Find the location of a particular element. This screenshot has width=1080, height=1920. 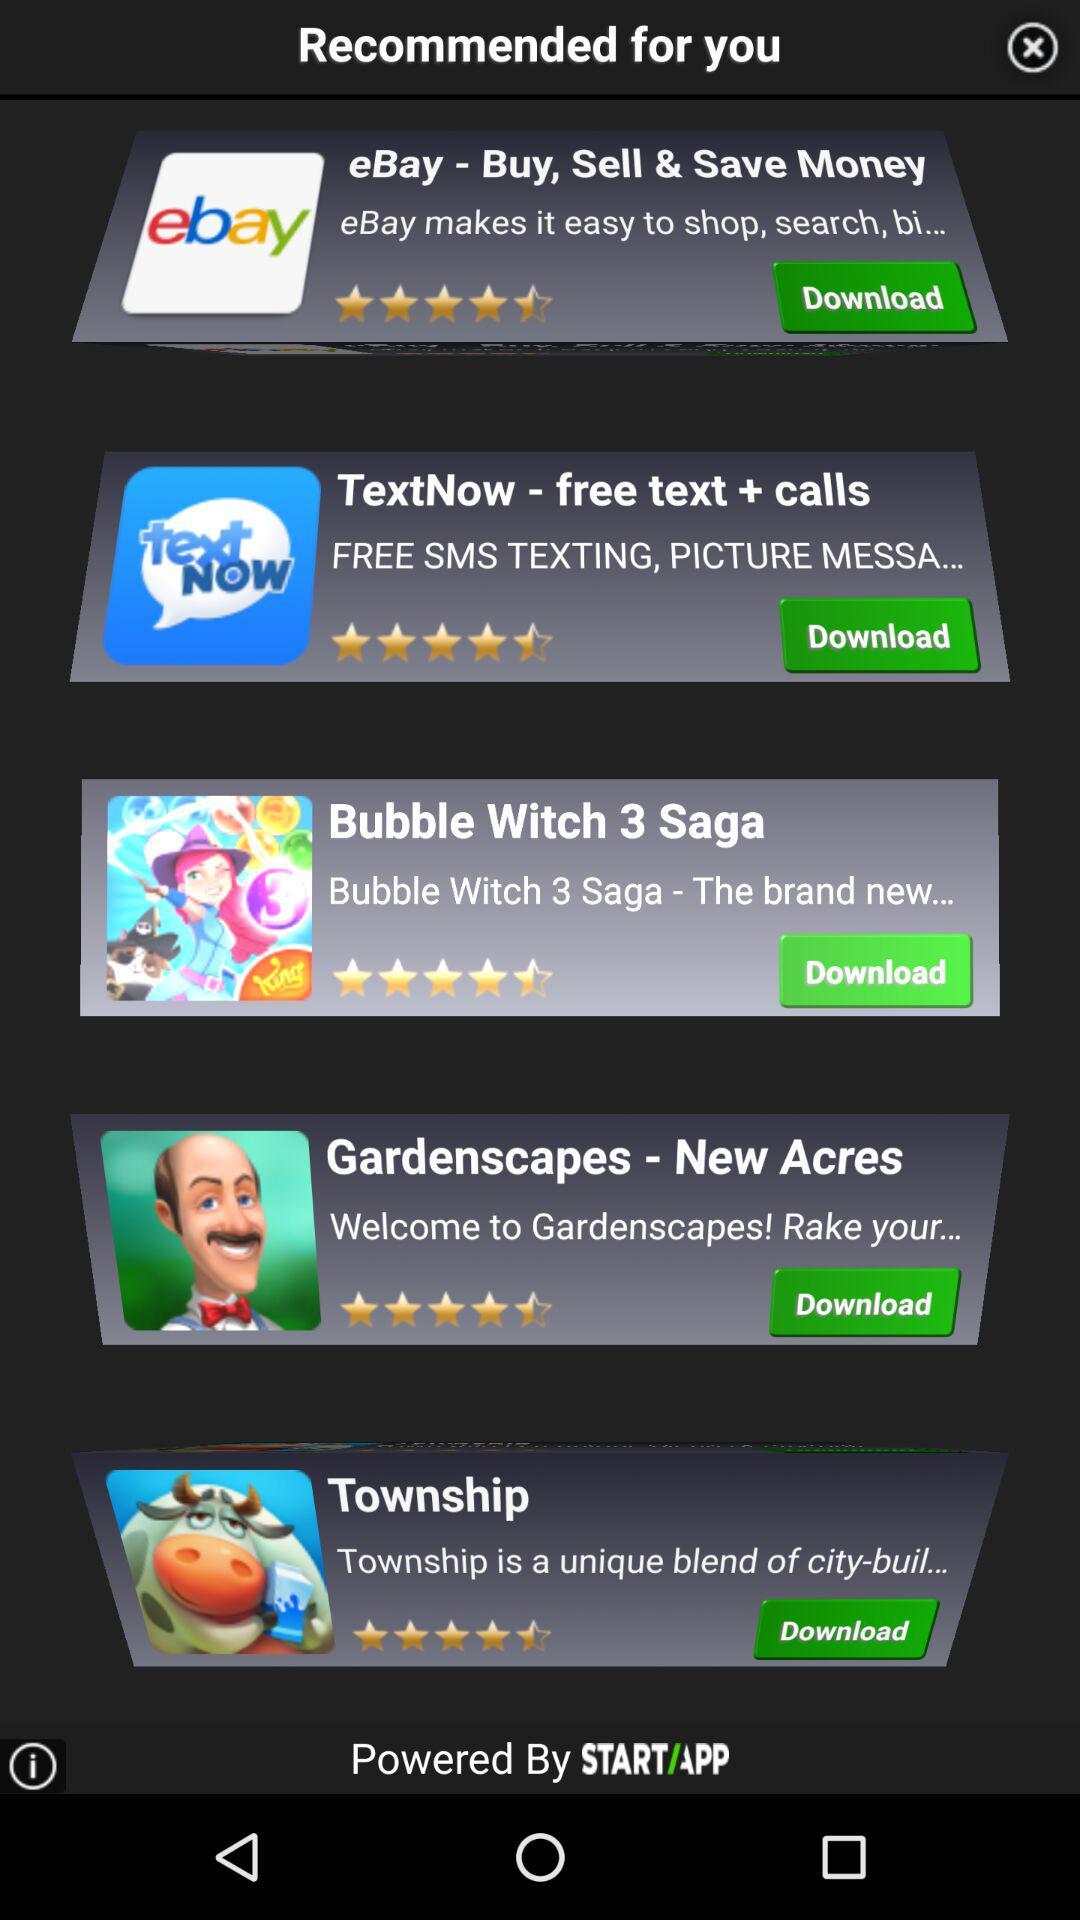

icon next to recommended for you icon is located at coordinates (1032, 47).